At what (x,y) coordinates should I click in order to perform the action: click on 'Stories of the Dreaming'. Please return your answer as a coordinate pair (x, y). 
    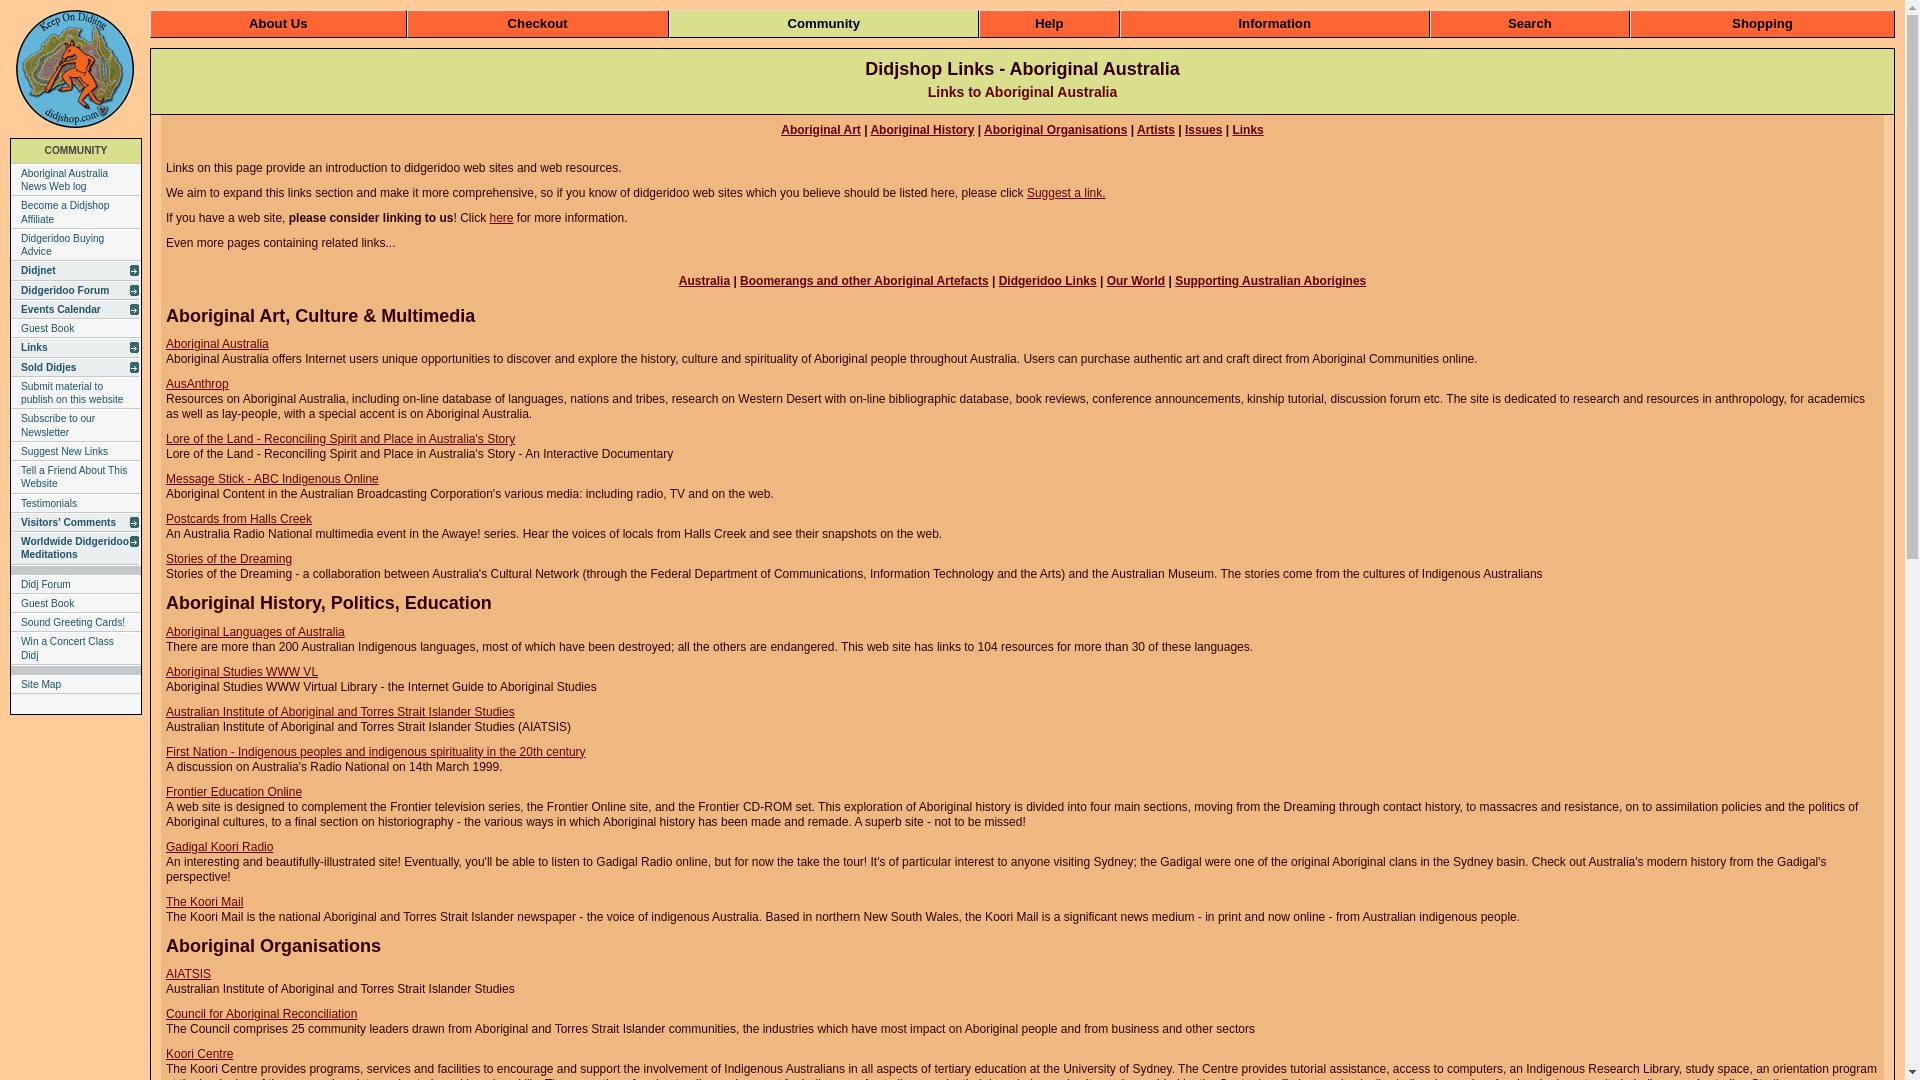
    Looking at the image, I should click on (229, 559).